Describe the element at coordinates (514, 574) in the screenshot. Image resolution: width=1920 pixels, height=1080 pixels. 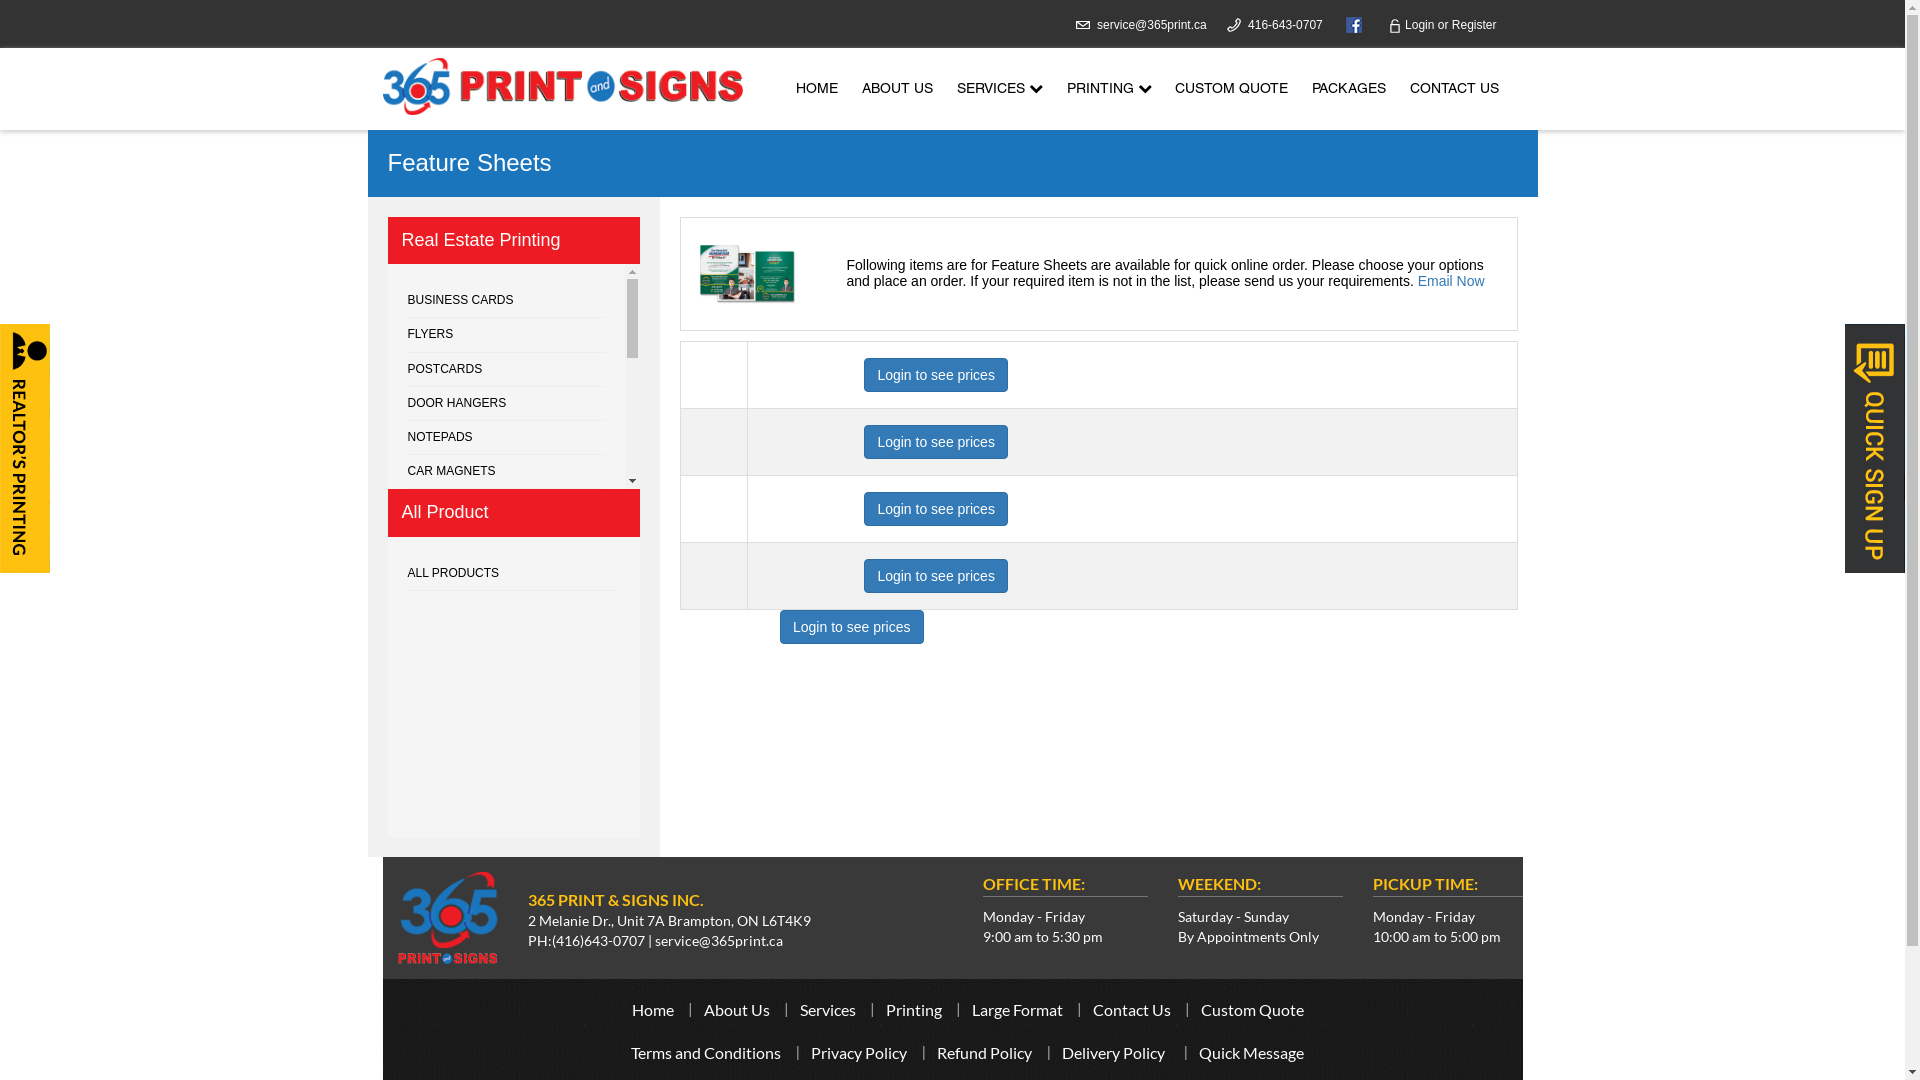
I see `'ALL PRODUCTS'` at that location.